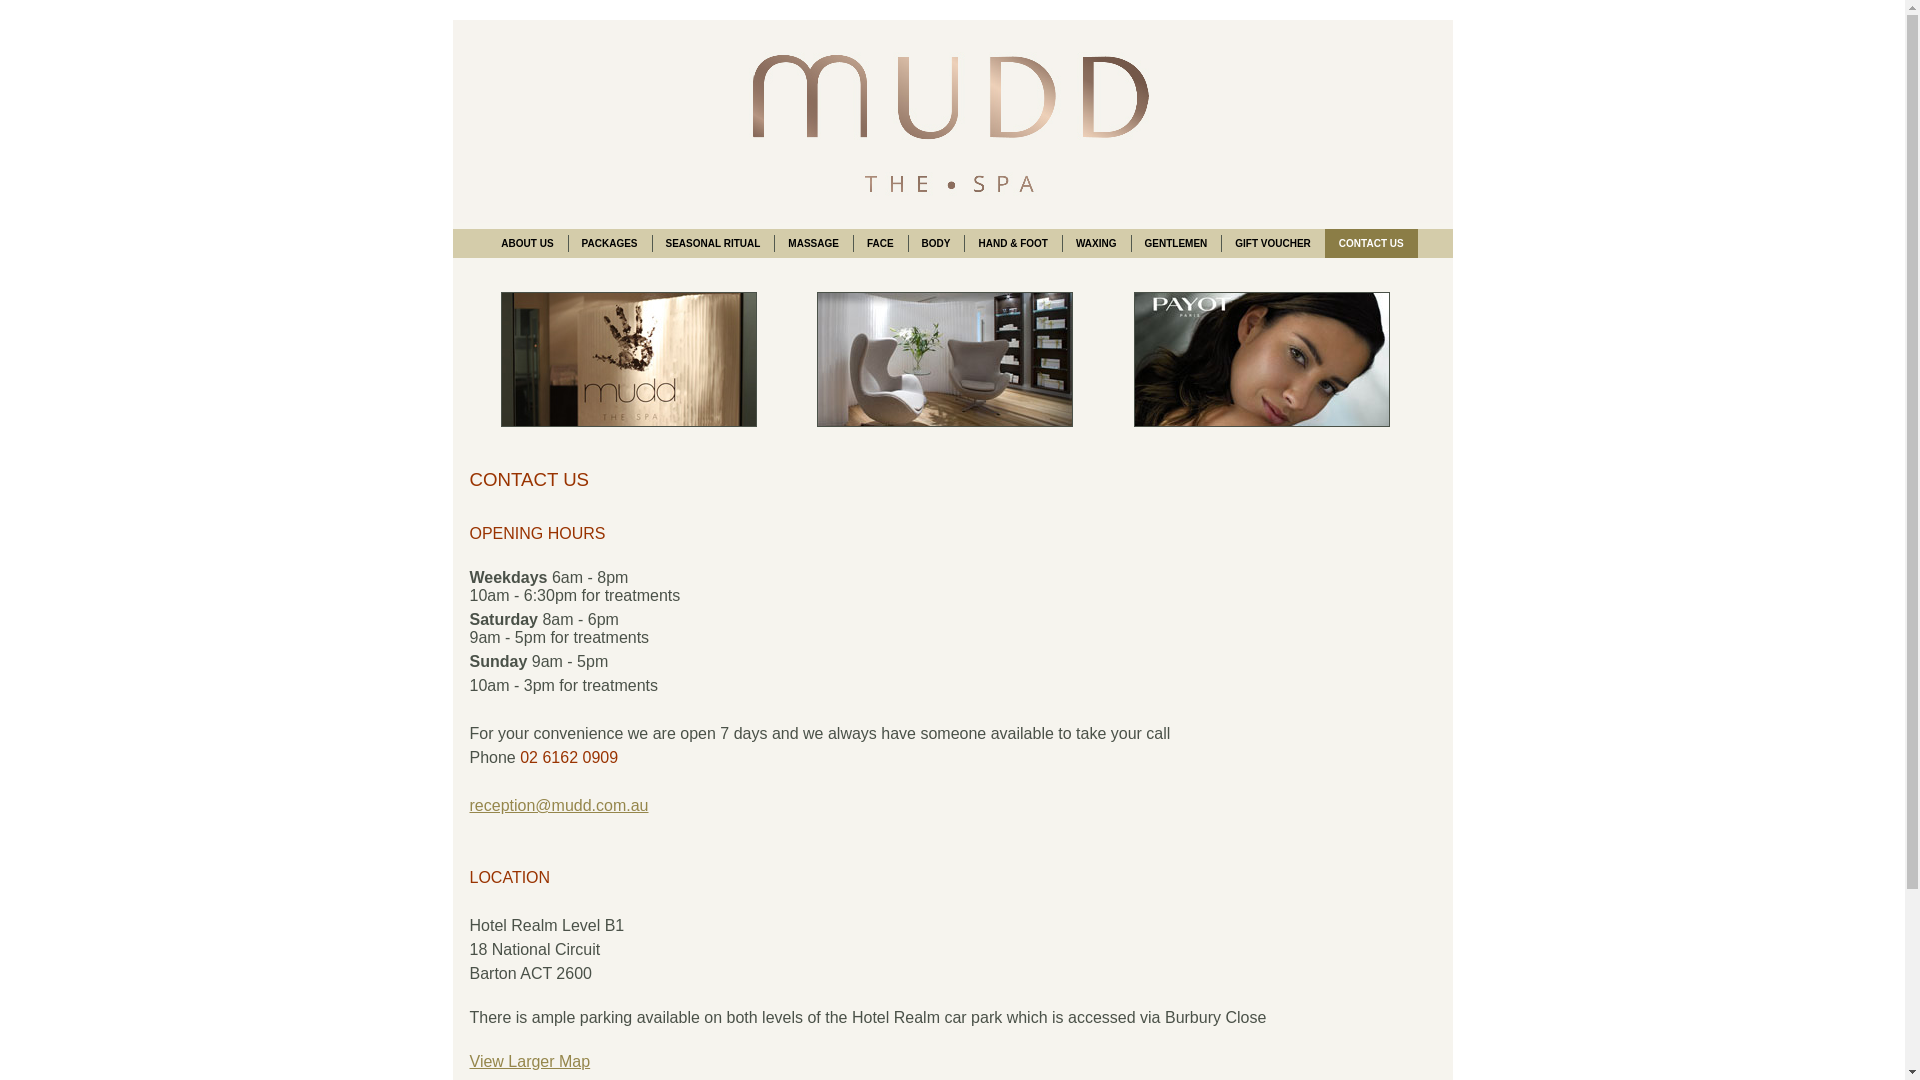 Image resolution: width=1920 pixels, height=1080 pixels. Describe the element at coordinates (880, 242) in the screenshot. I see `'FACE'` at that location.